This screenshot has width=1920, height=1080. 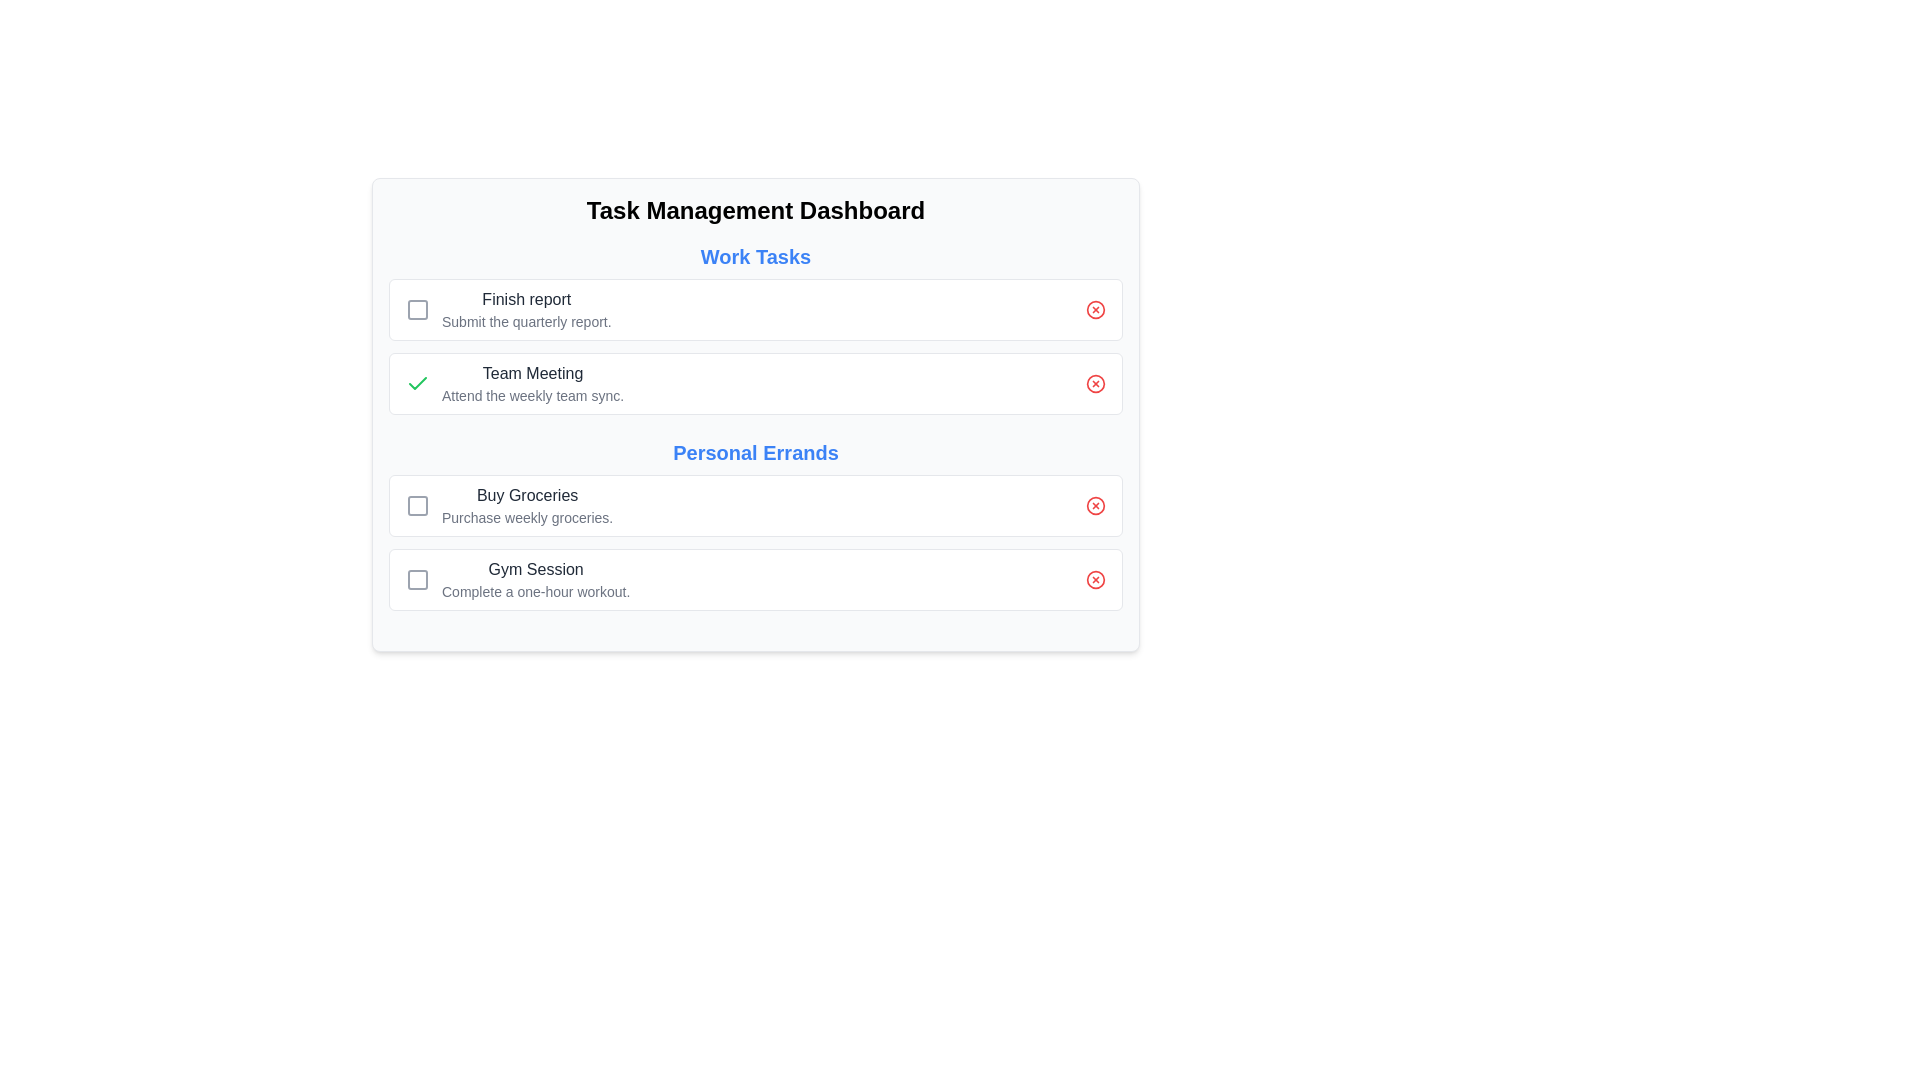 What do you see at coordinates (536, 570) in the screenshot?
I see `the 'Gym Session' text label, which is a semi-bold gray label positioned in the 'Personal Errands' section, located below 'Buy Groceries' and above 'Complete a one-hour workout'` at bounding box center [536, 570].